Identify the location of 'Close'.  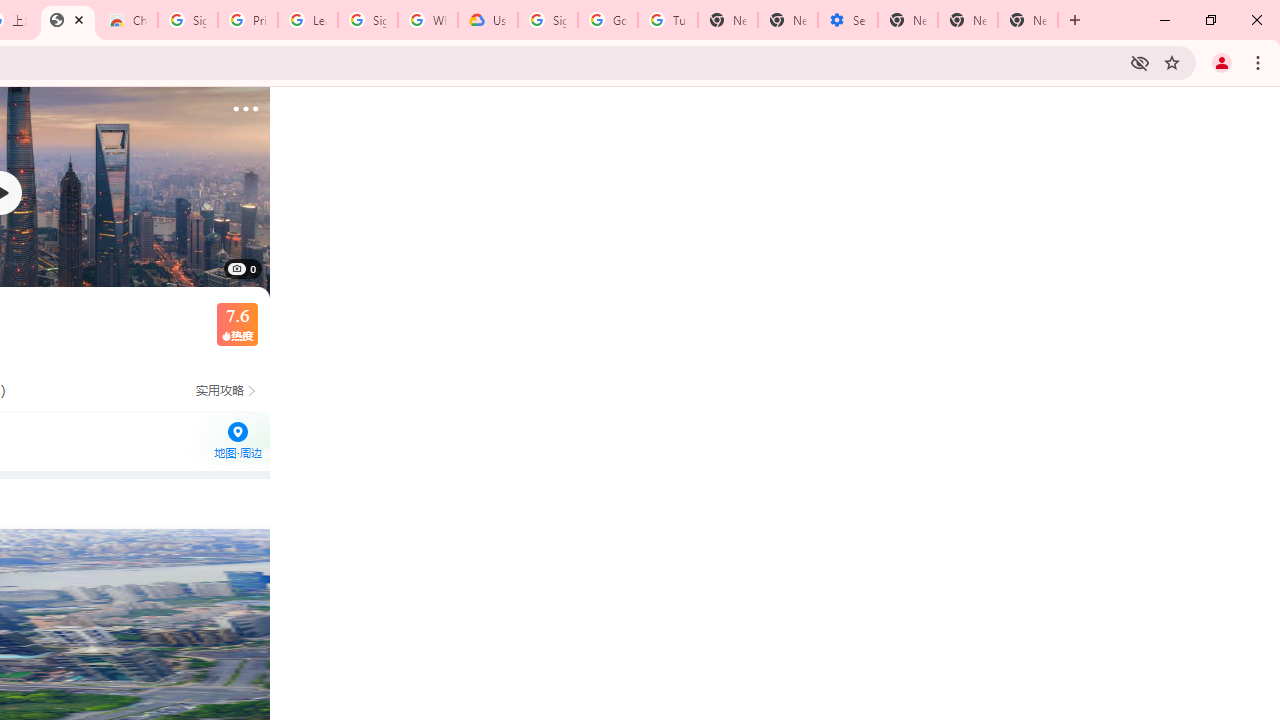
(79, 19).